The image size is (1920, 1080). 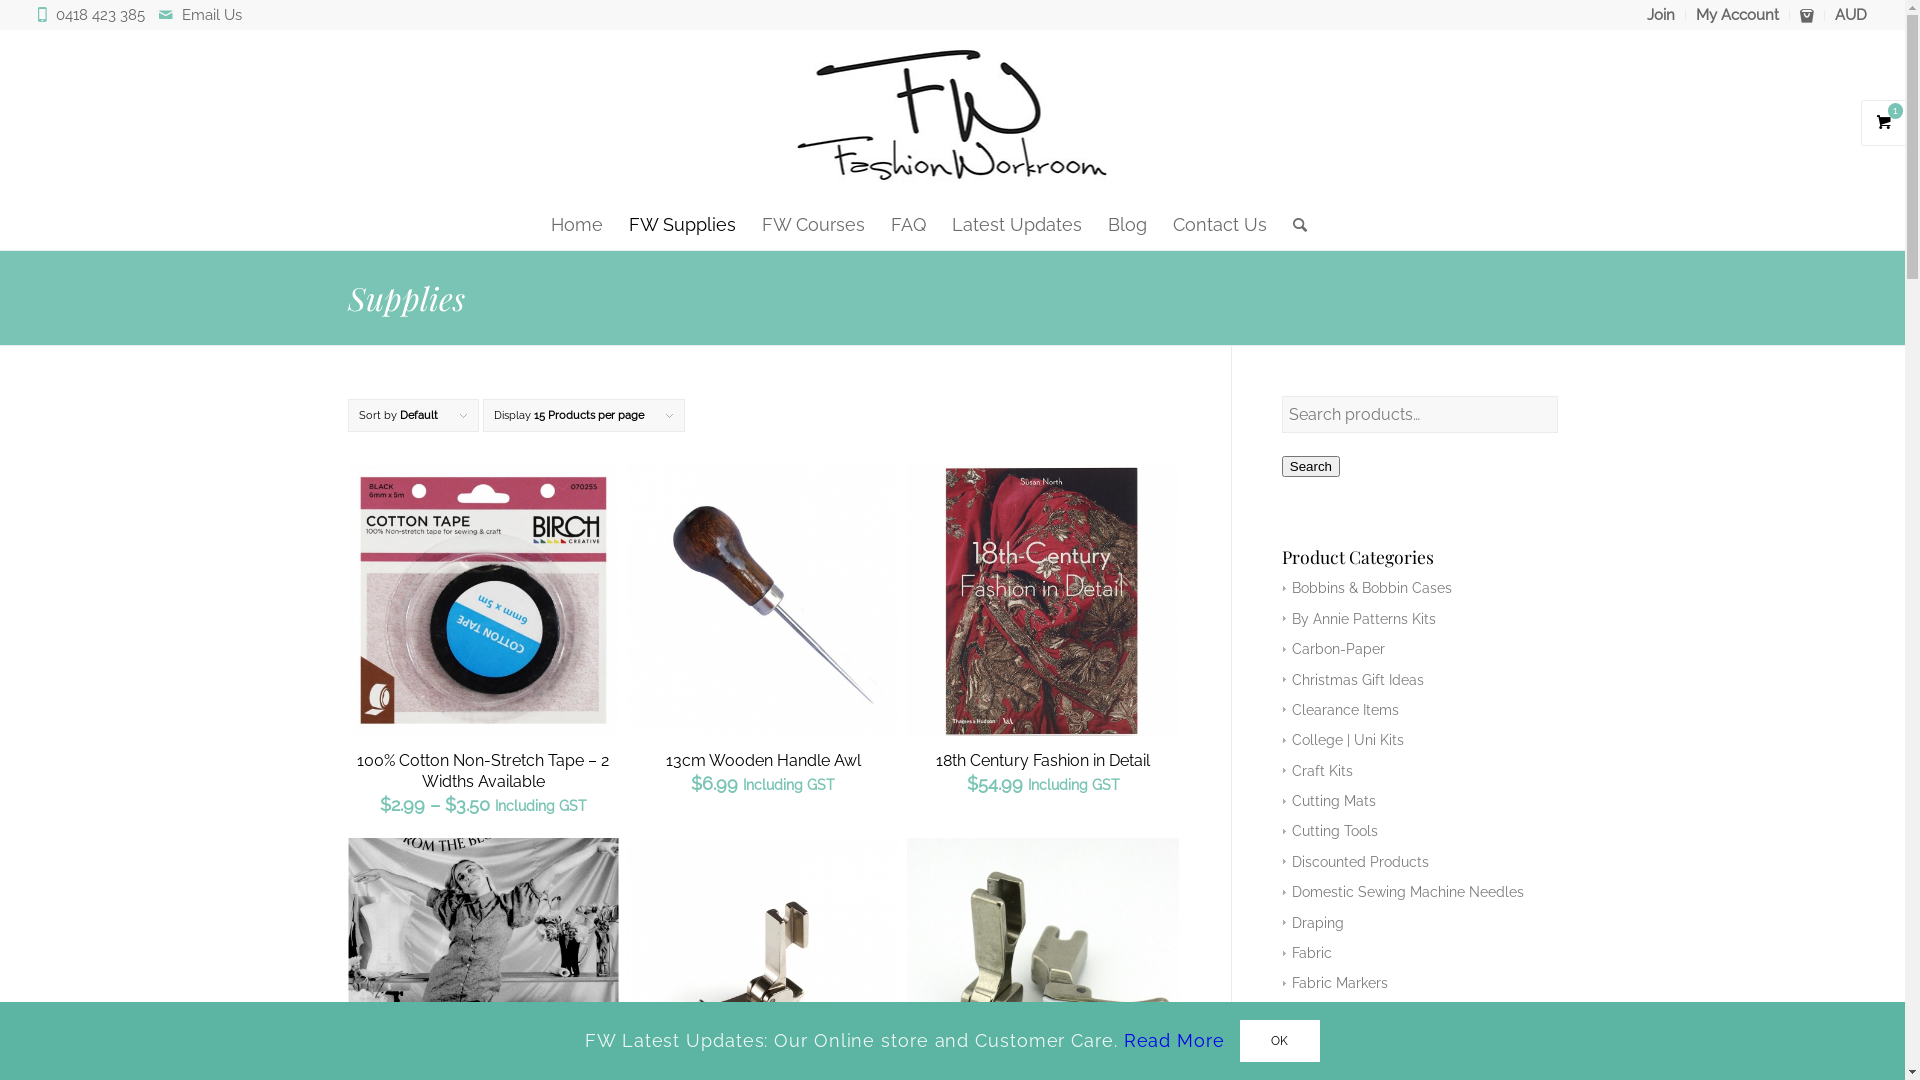 What do you see at coordinates (211, 15) in the screenshot?
I see `'Email Us'` at bounding box center [211, 15].